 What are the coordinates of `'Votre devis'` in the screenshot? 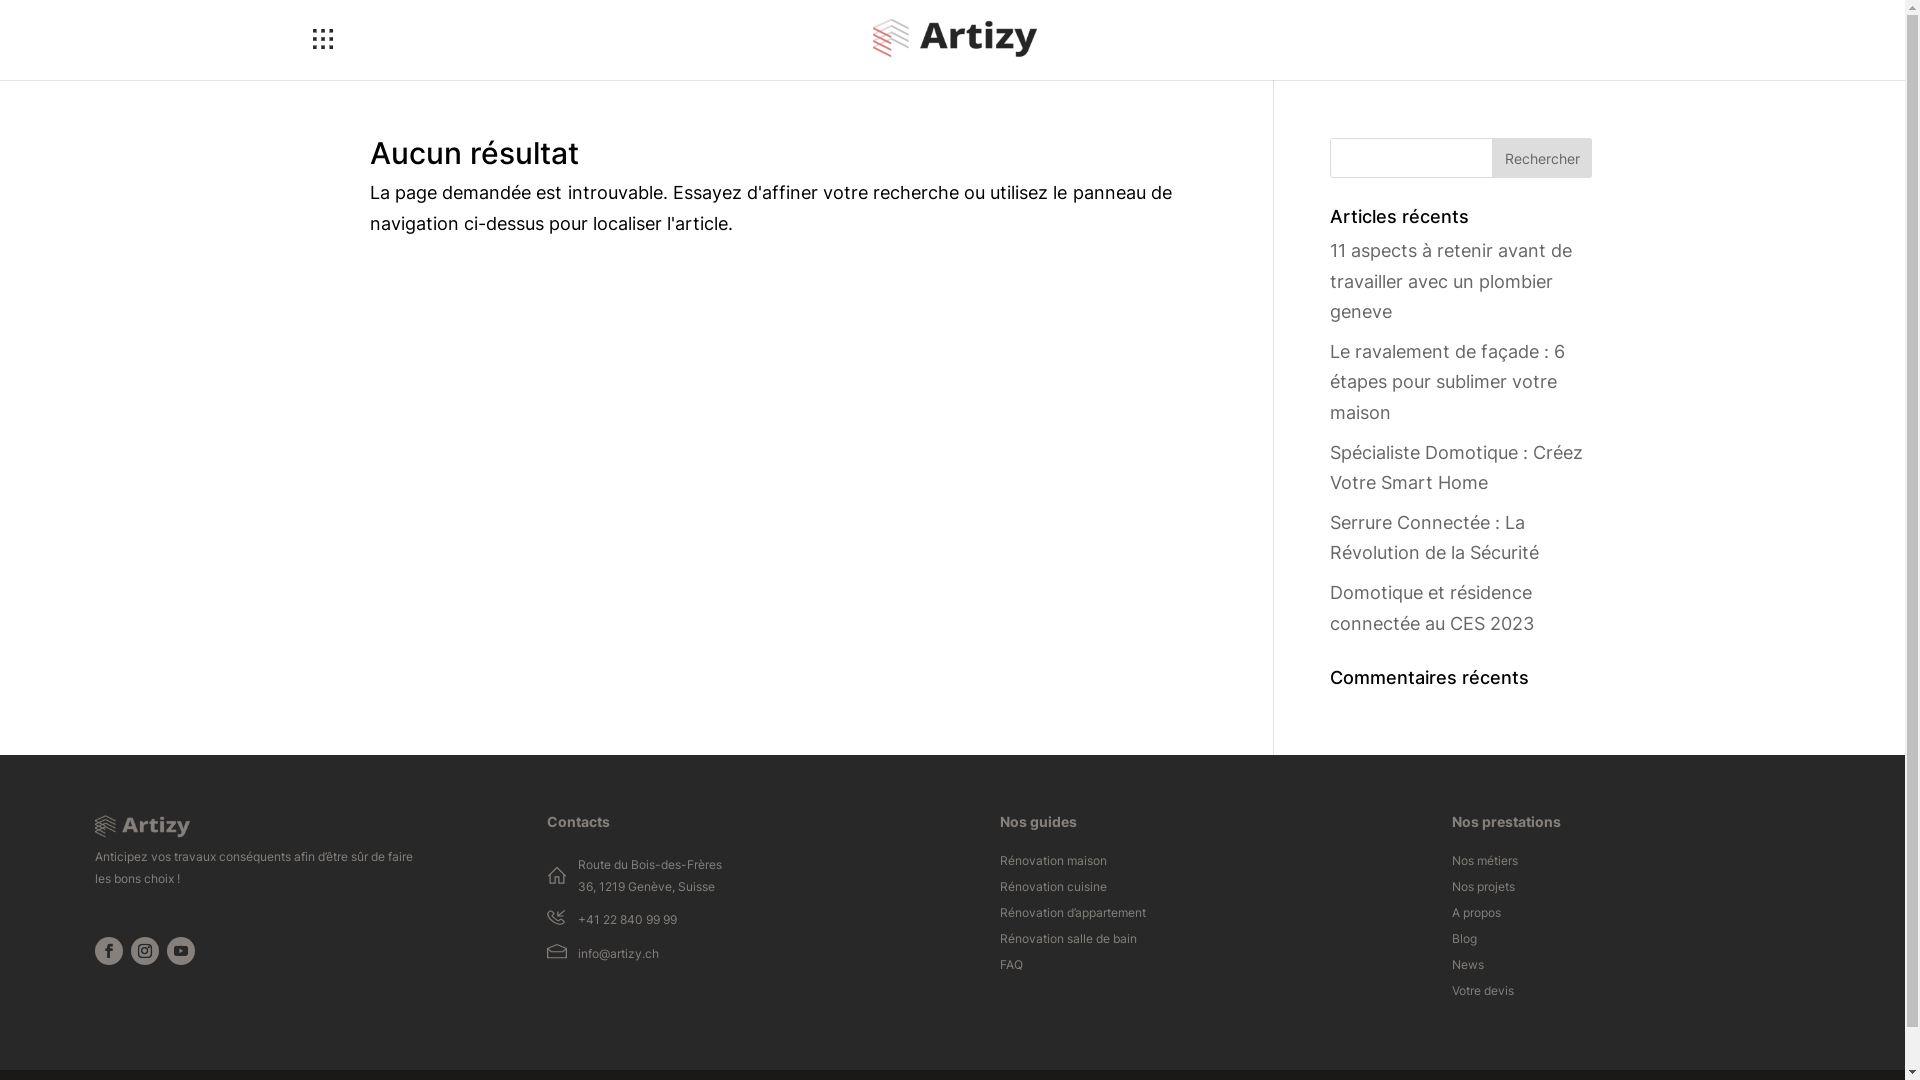 It's located at (1483, 995).